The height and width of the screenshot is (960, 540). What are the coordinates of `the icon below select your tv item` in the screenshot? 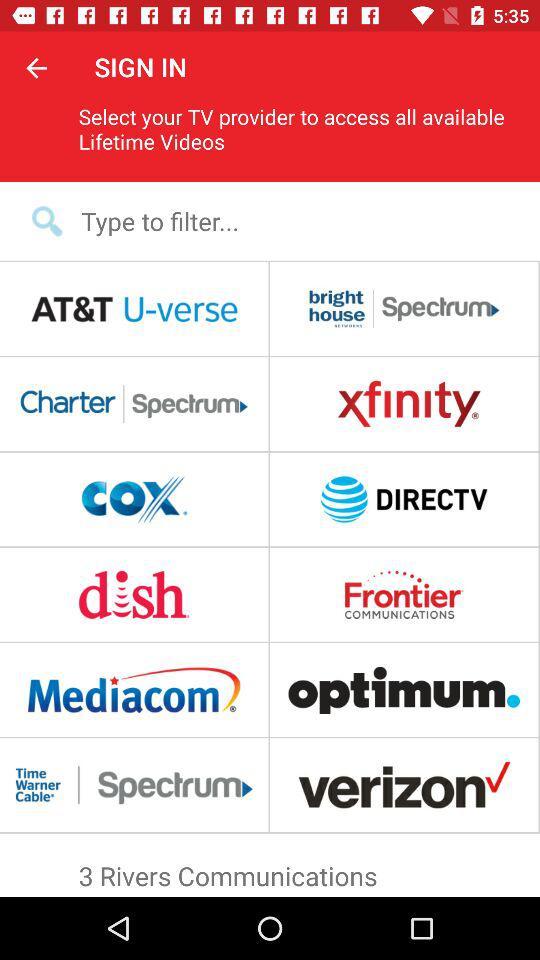 It's located at (282, 221).